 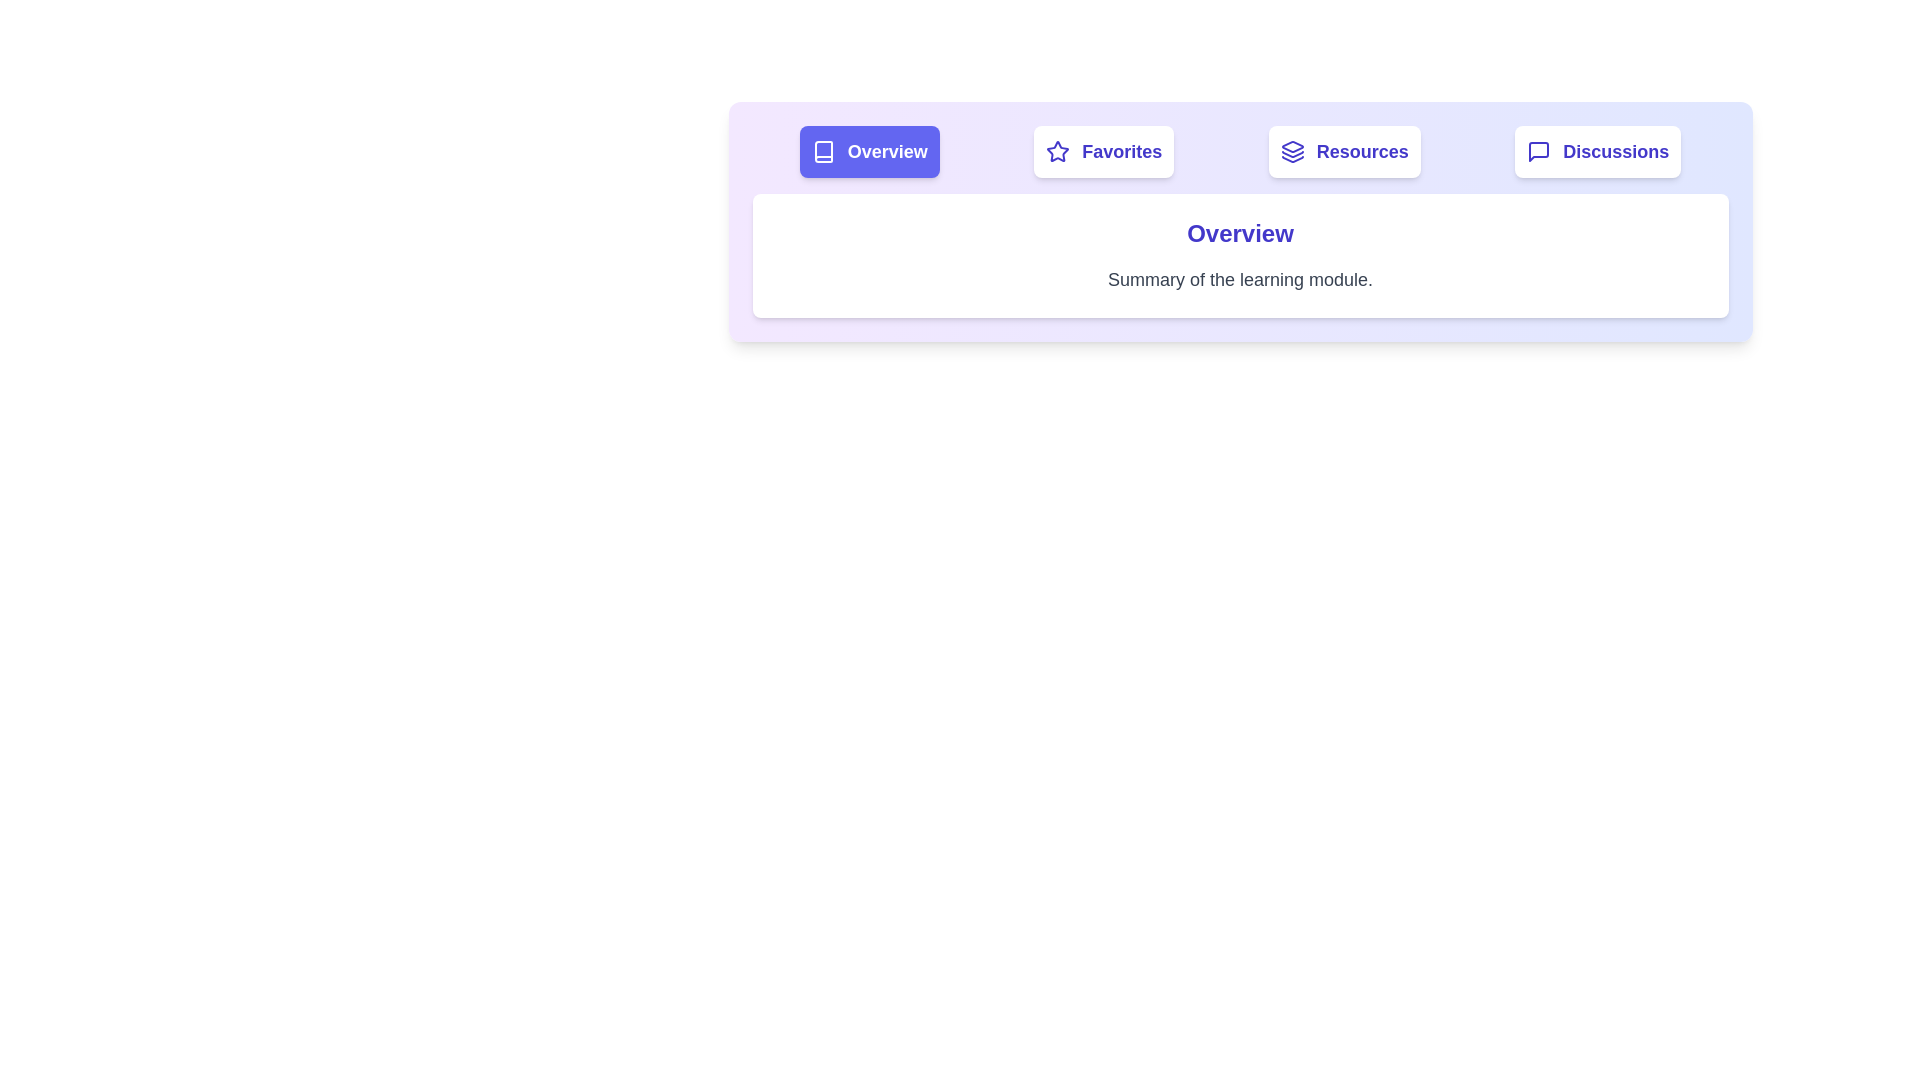 What do you see at coordinates (869, 150) in the screenshot?
I see `the Overview tab by clicking on its button` at bounding box center [869, 150].